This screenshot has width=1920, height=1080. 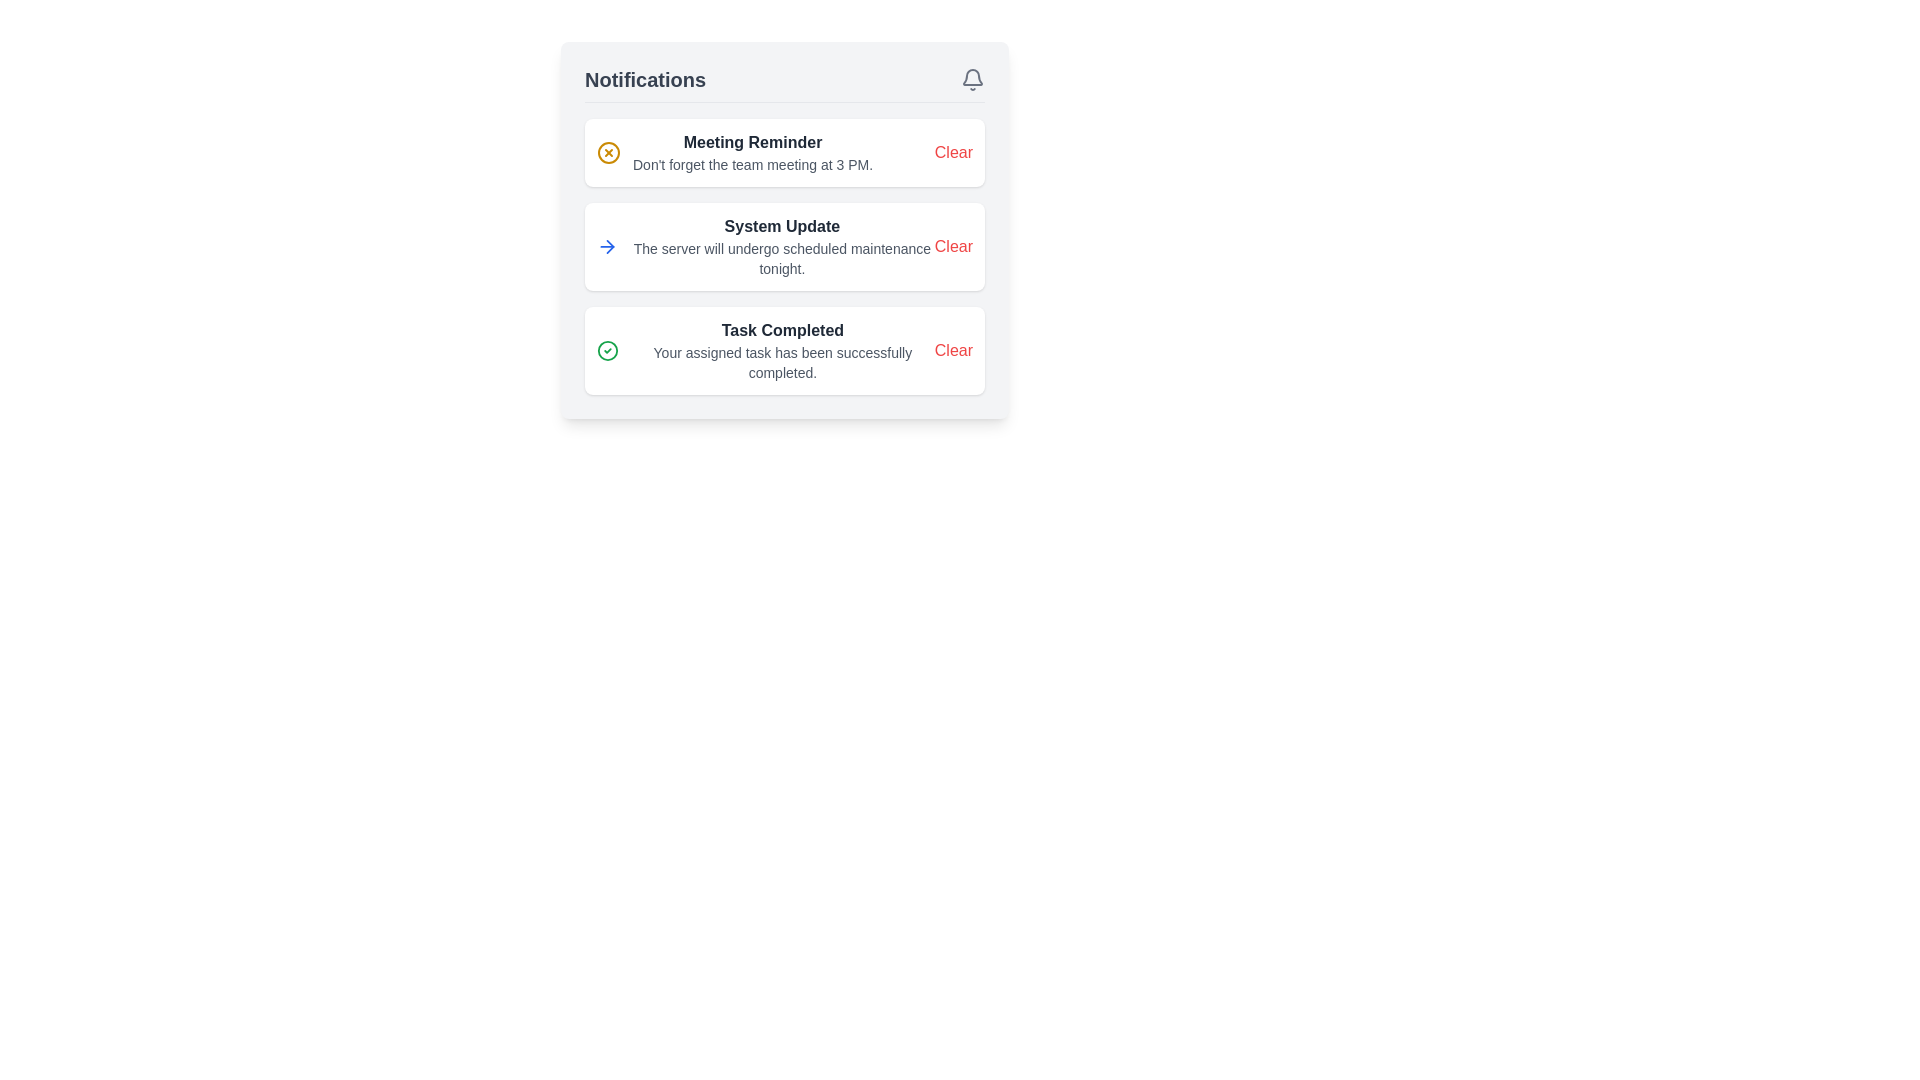 What do you see at coordinates (781, 245) in the screenshot?
I see `contents of the second notification in the system's notification panel that informs about the upcoming server maintenance schedule` at bounding box center [781, 245].